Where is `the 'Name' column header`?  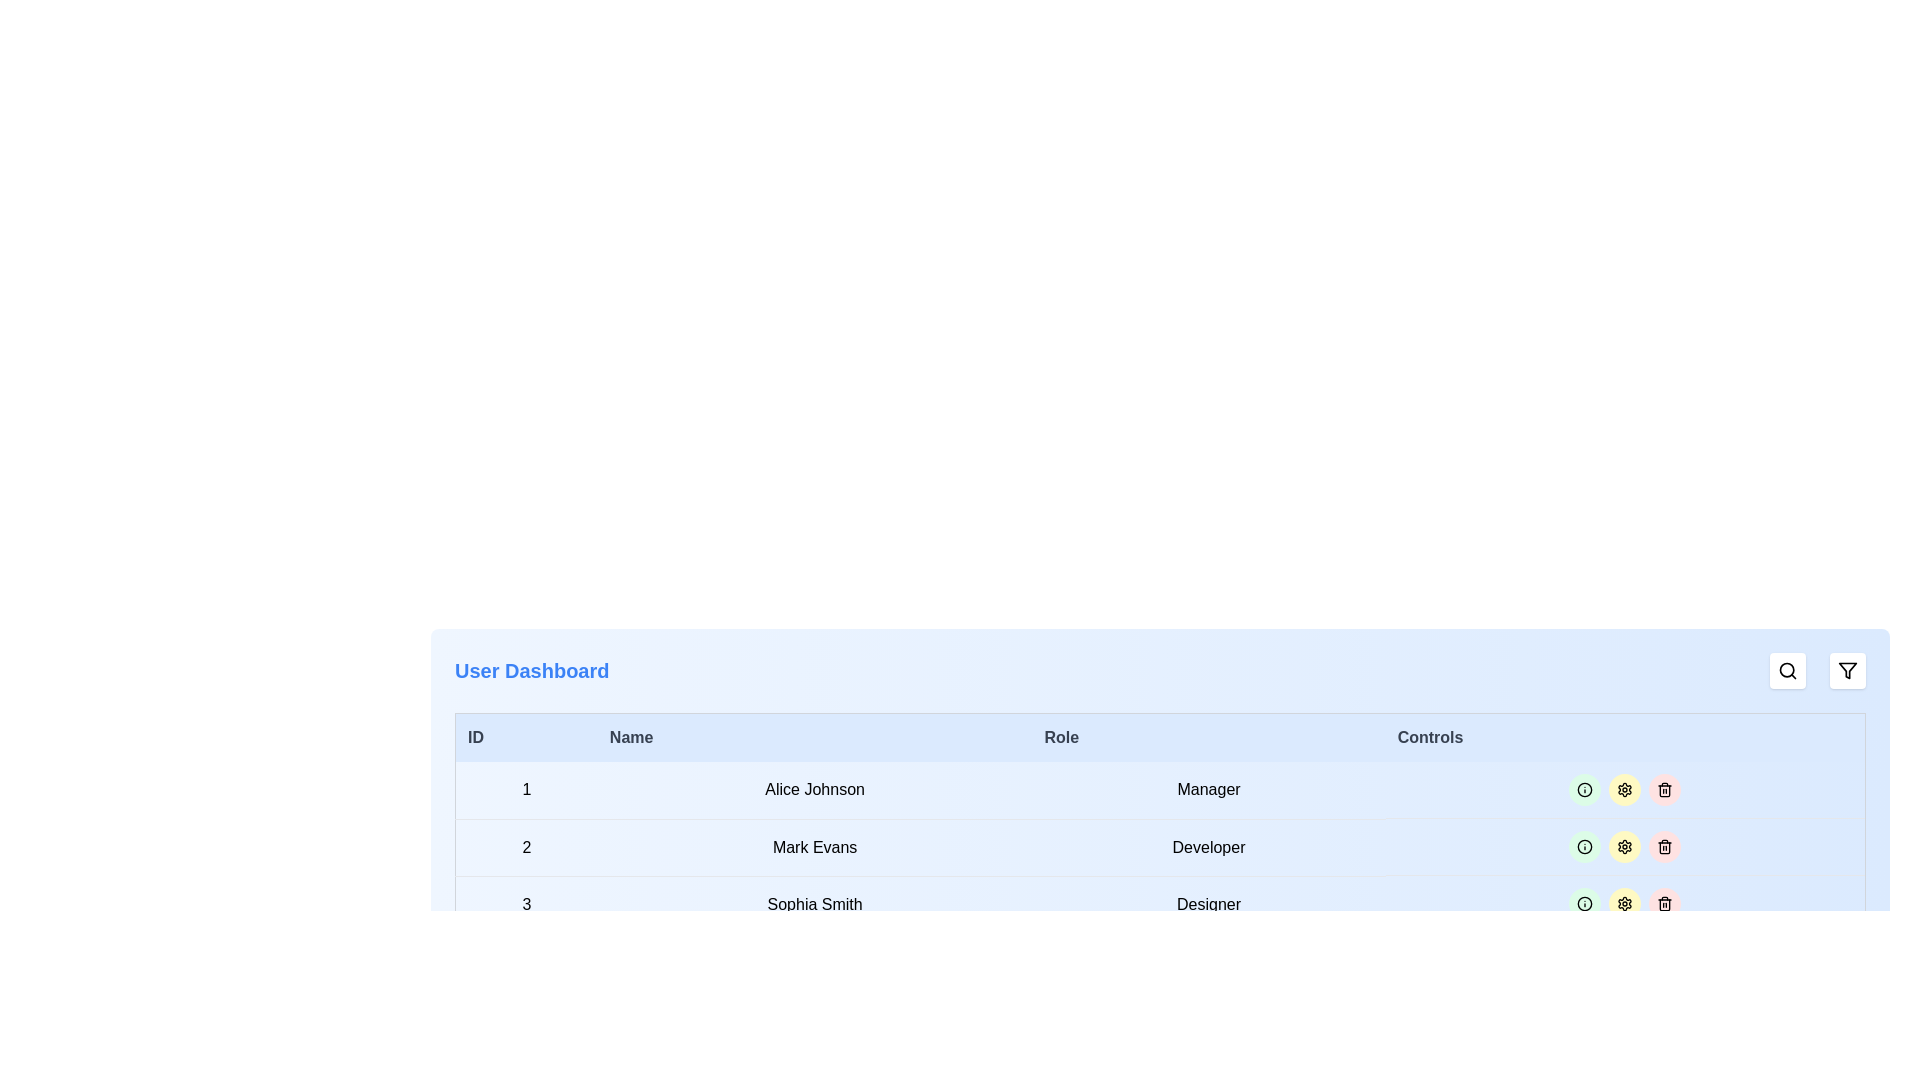
the 'Name' column header is located at coordinates (815, 737).